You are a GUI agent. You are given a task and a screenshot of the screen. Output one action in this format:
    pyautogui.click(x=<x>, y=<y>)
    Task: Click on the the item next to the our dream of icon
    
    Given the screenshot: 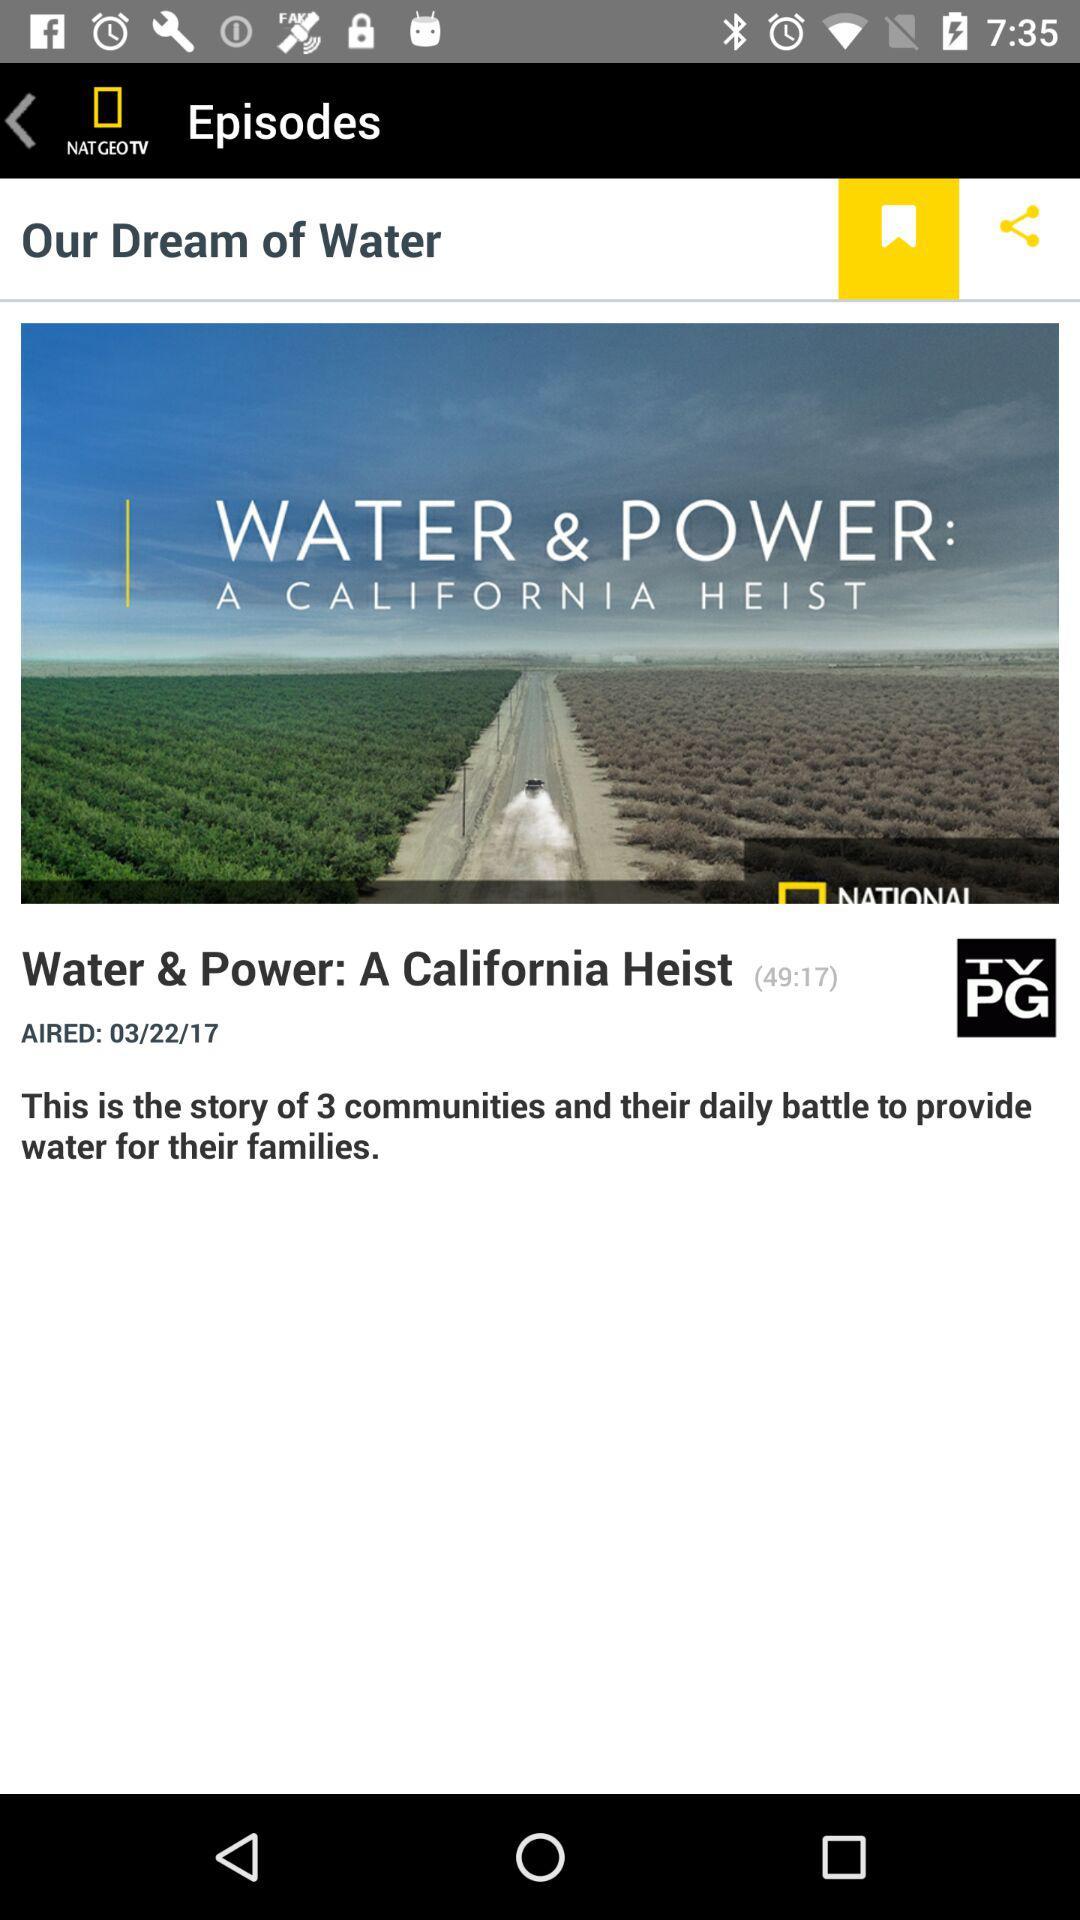 What is the action you would take?
    pyautogui.click(x=897, y=238)
    